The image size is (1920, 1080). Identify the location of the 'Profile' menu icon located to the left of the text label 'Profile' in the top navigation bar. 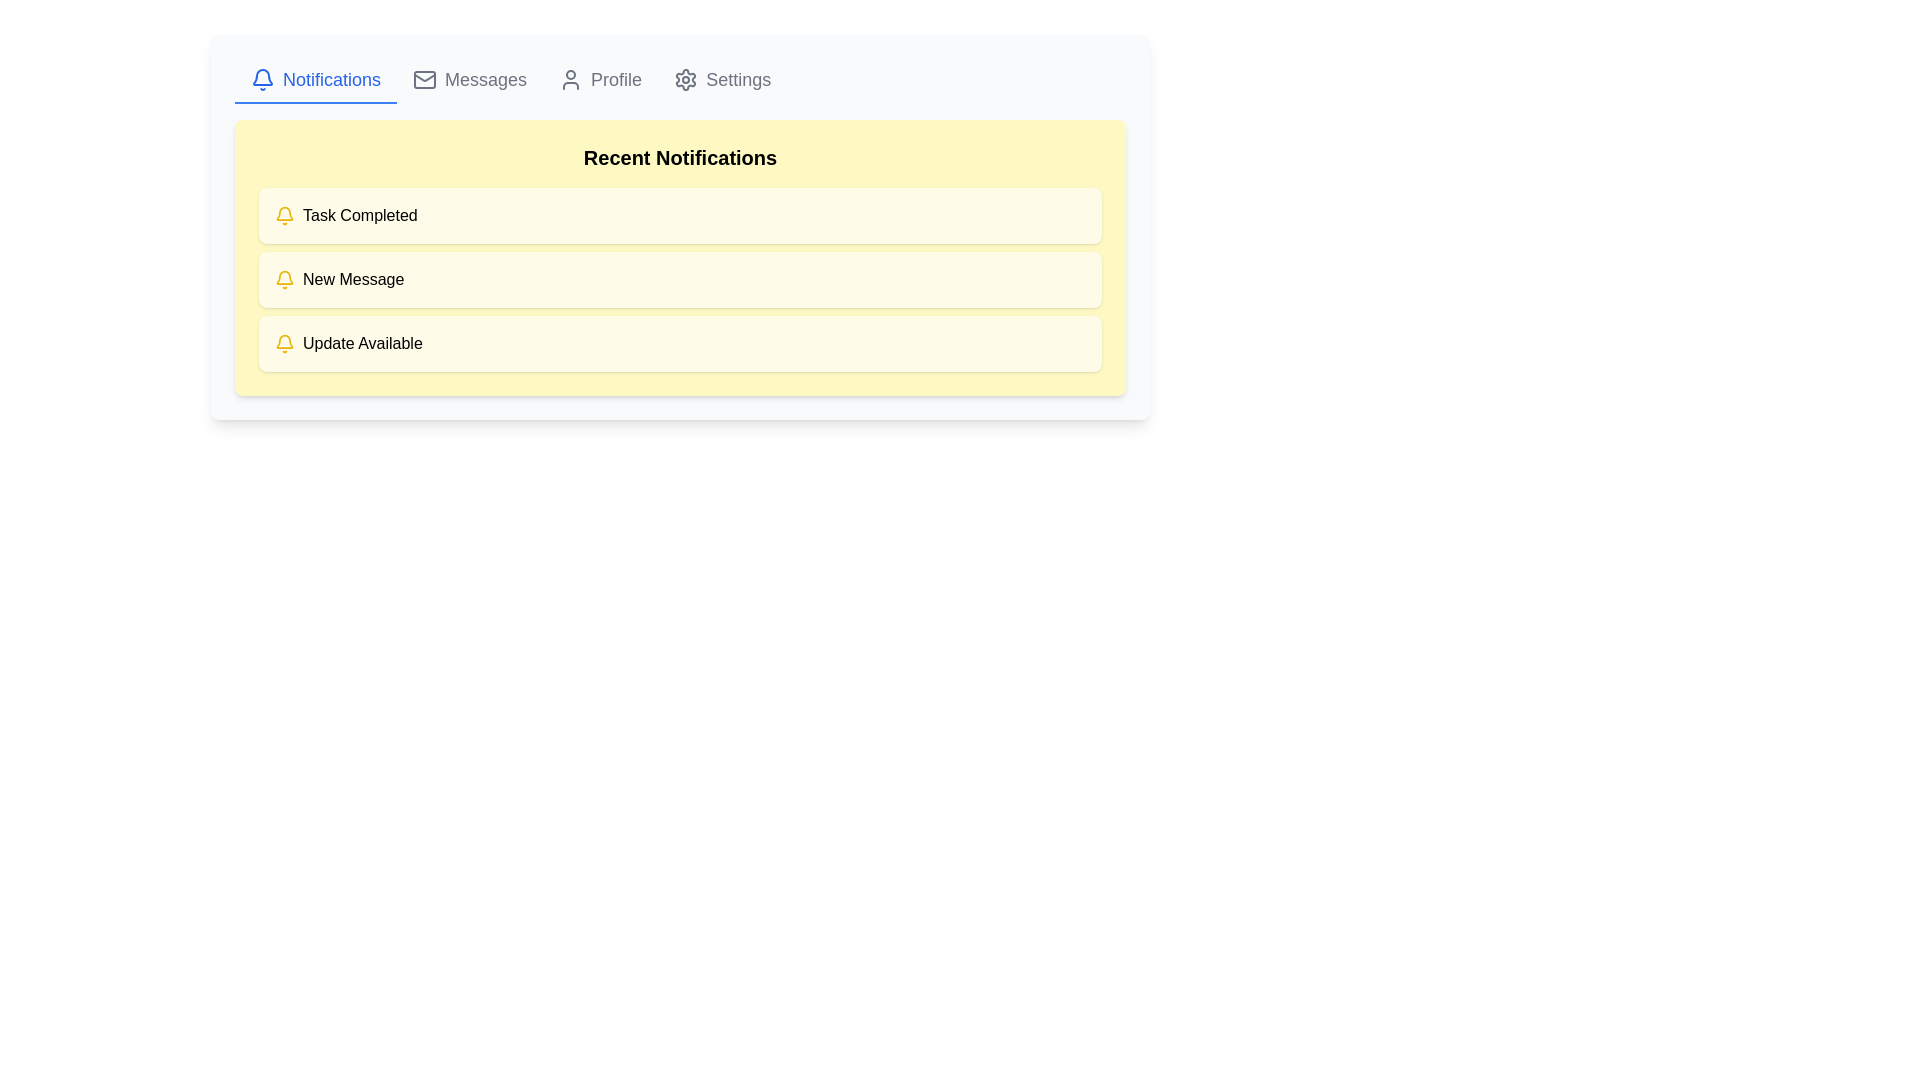
(570, 79).